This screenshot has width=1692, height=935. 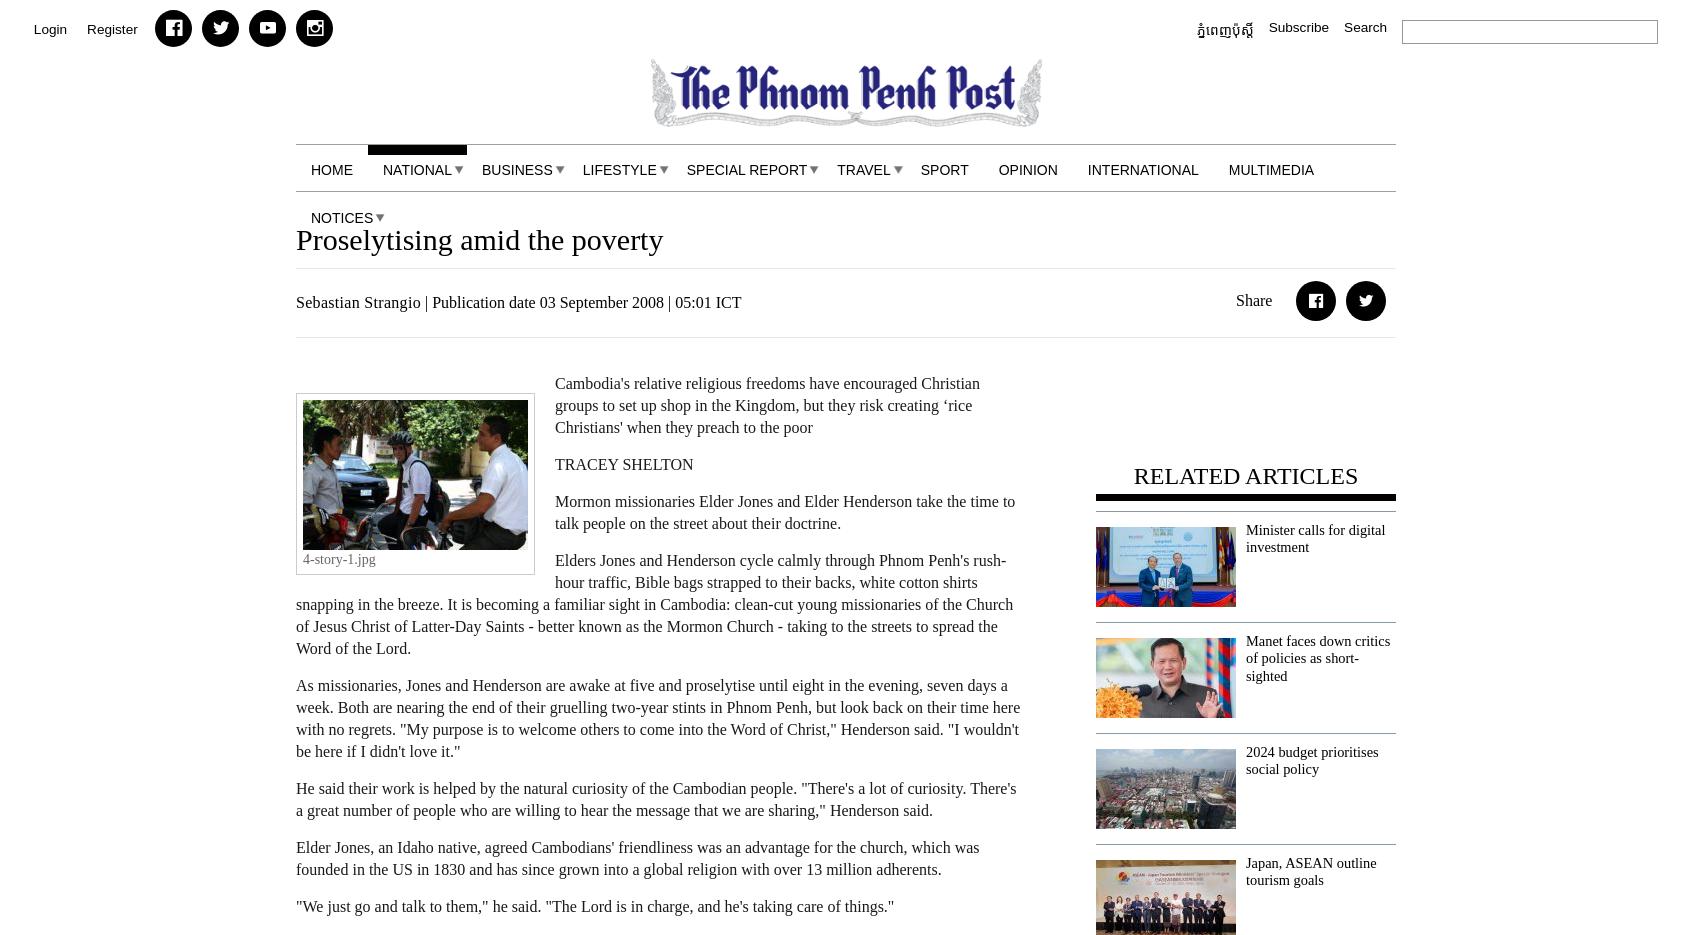 I want to click on 'Japan, ASEAN outline tourism goals', so click(x=1309, y=870).